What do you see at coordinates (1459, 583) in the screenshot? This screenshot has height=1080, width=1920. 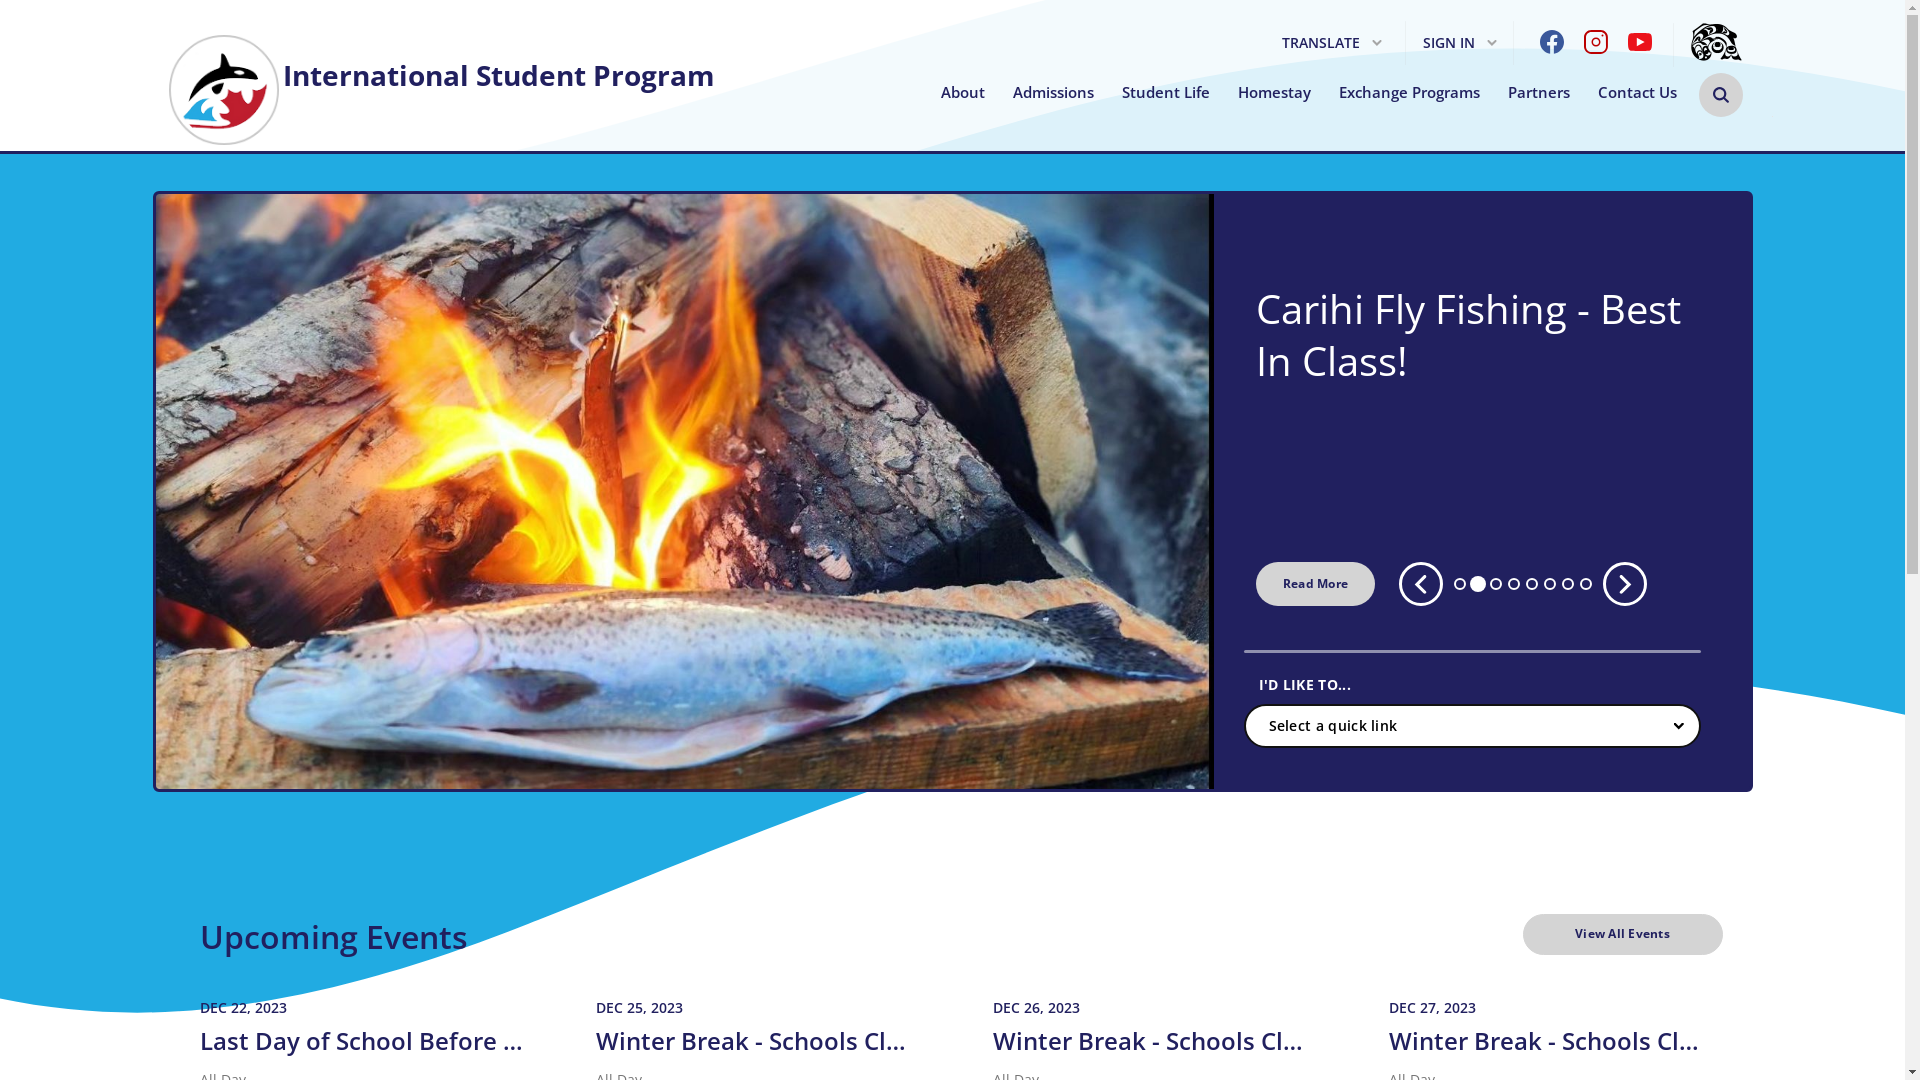 I see `'1'` at bounding box center [1459, 583].